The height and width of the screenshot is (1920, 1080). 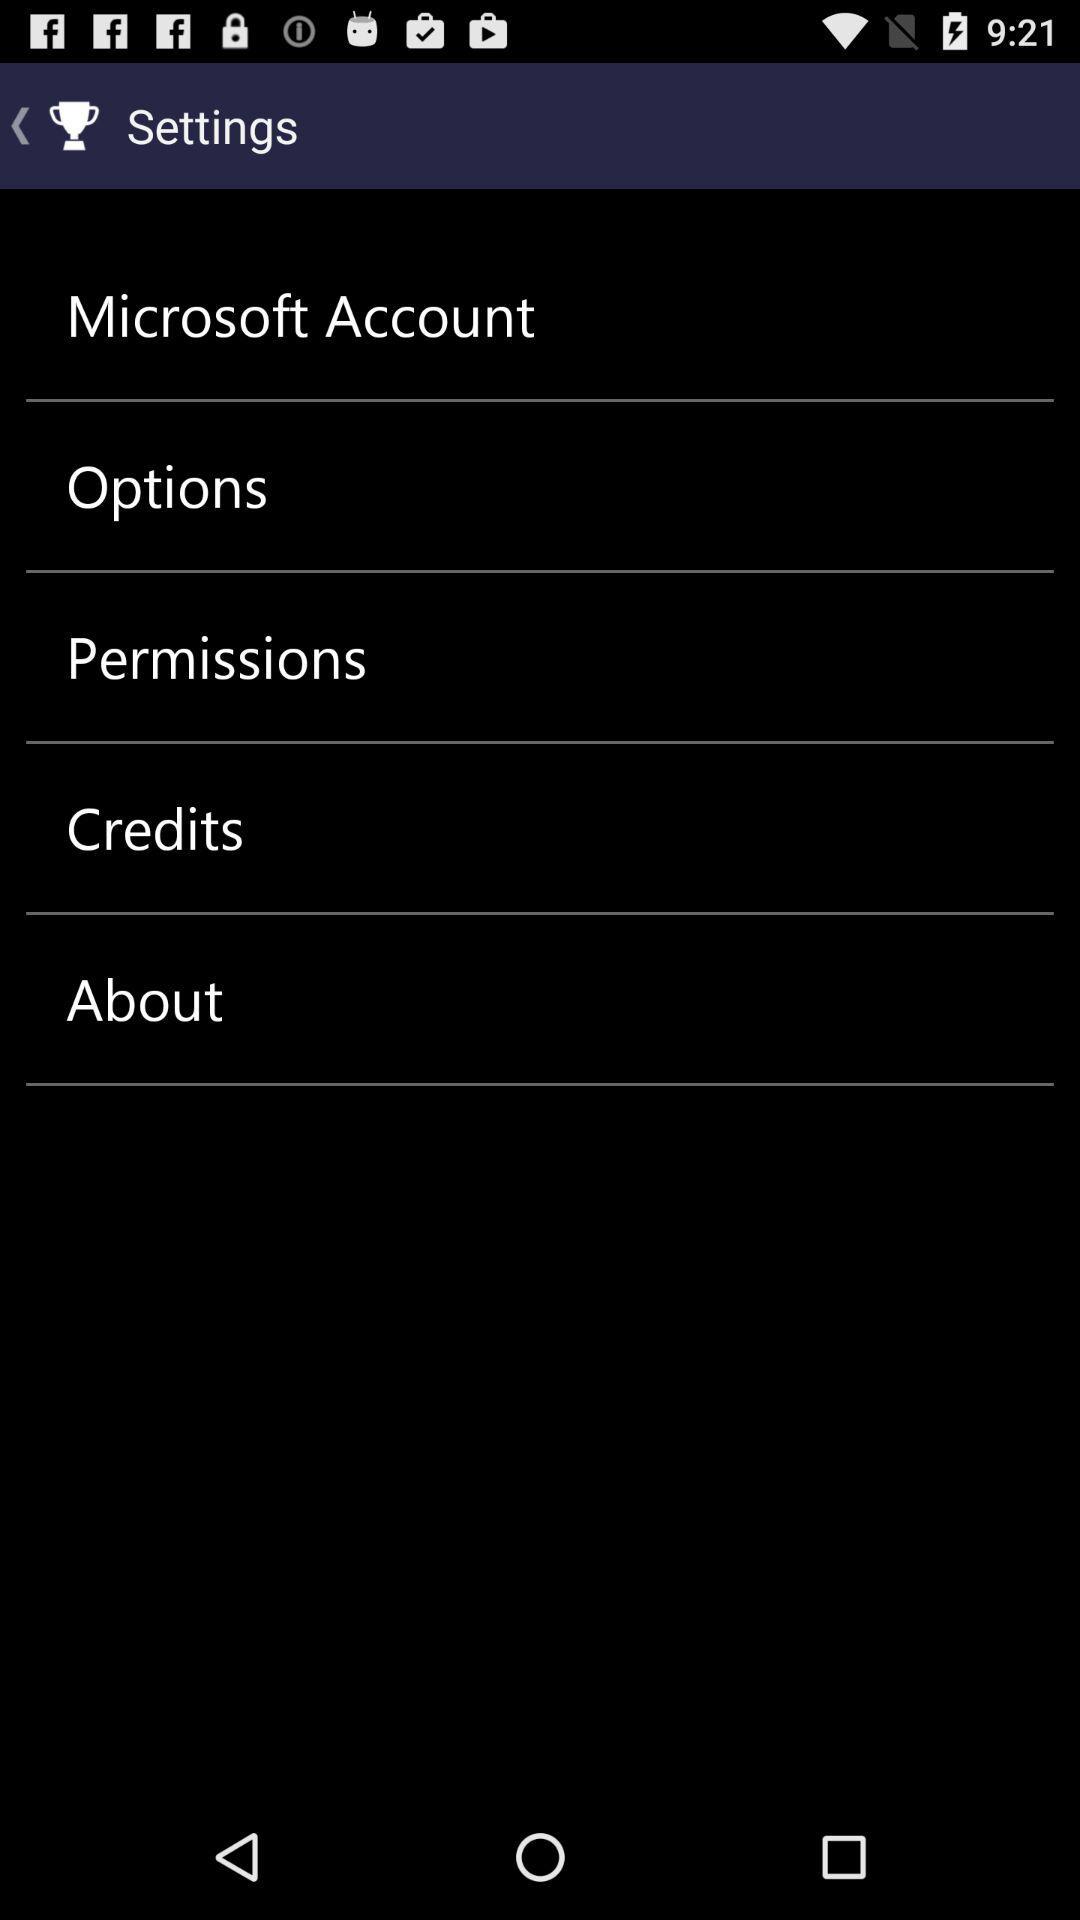 What do you see at coordinates (154, 828) in the screenshot?
I see `item above about icon` at bounding box center [154, 828].